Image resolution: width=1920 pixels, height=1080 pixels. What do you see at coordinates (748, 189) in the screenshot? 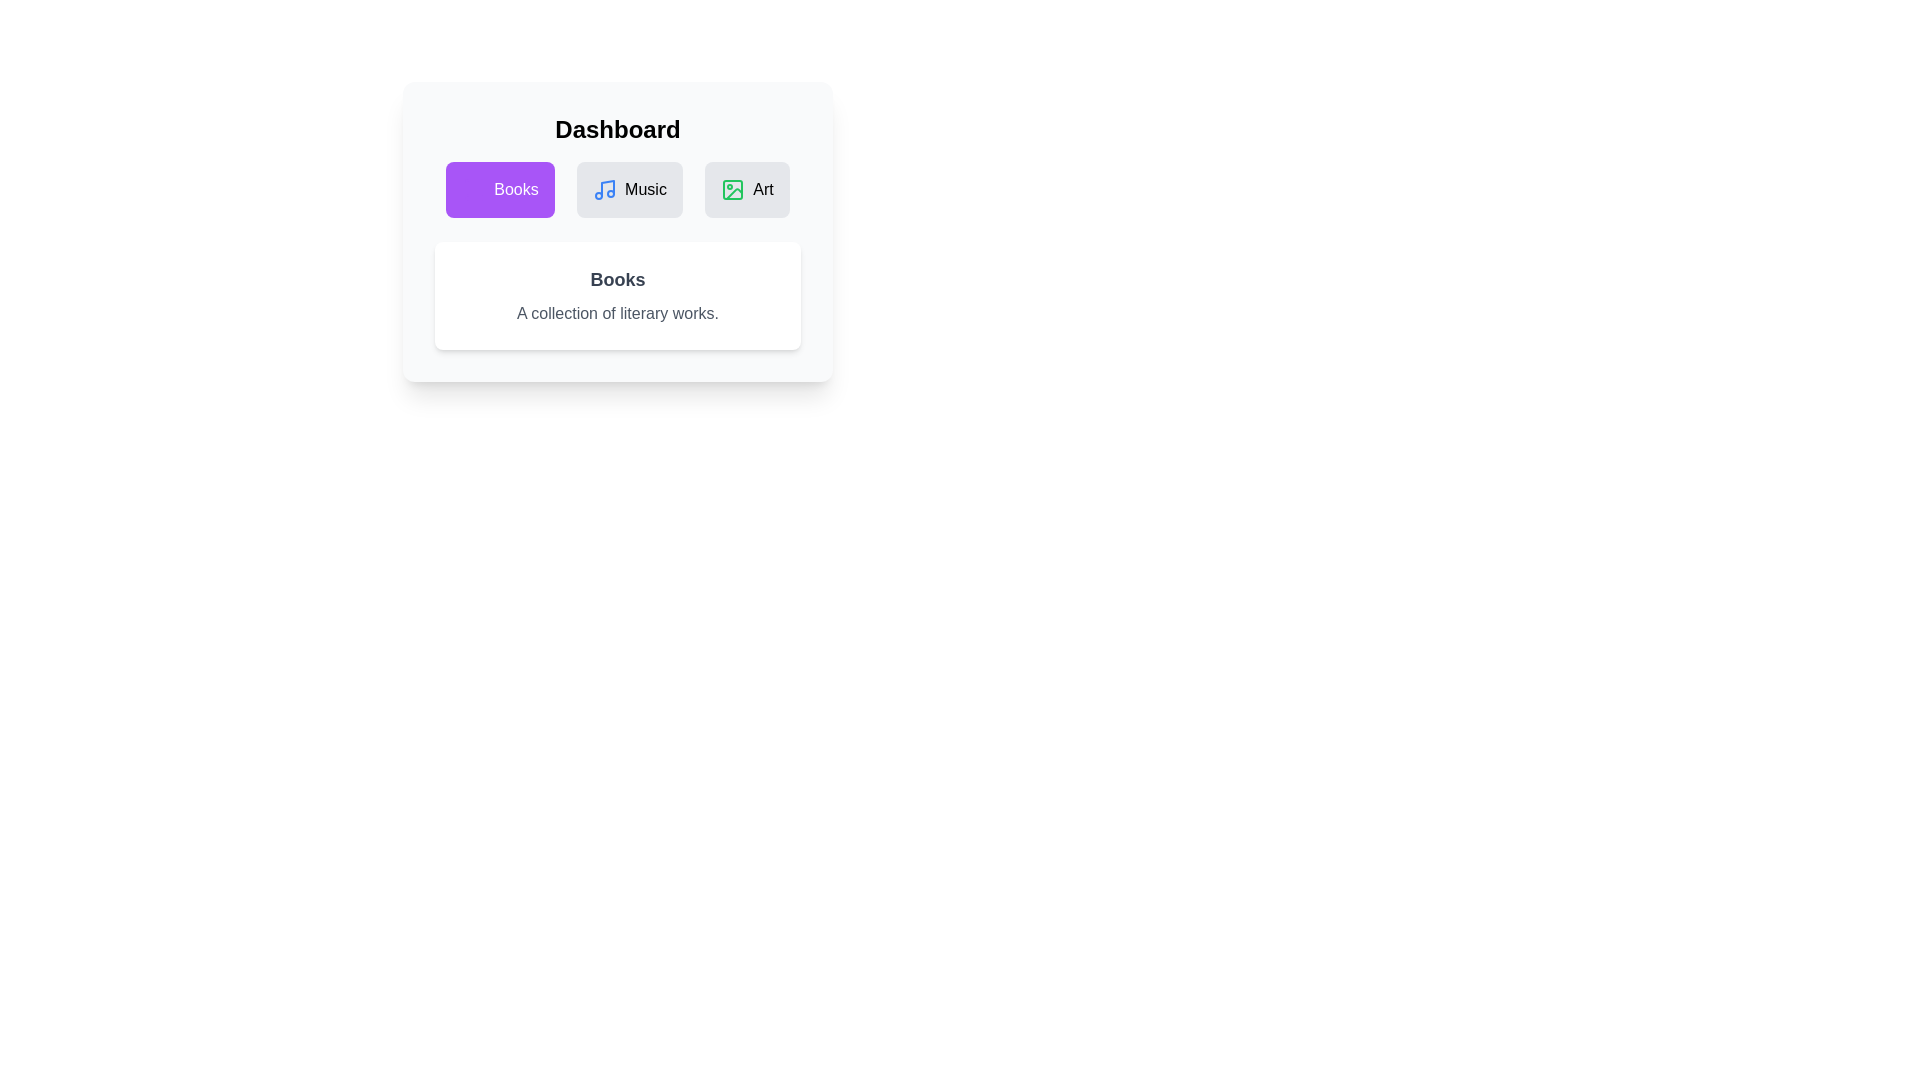
I see `the Art tab button to switch to the respective tab` at bounding box center [748, 189].